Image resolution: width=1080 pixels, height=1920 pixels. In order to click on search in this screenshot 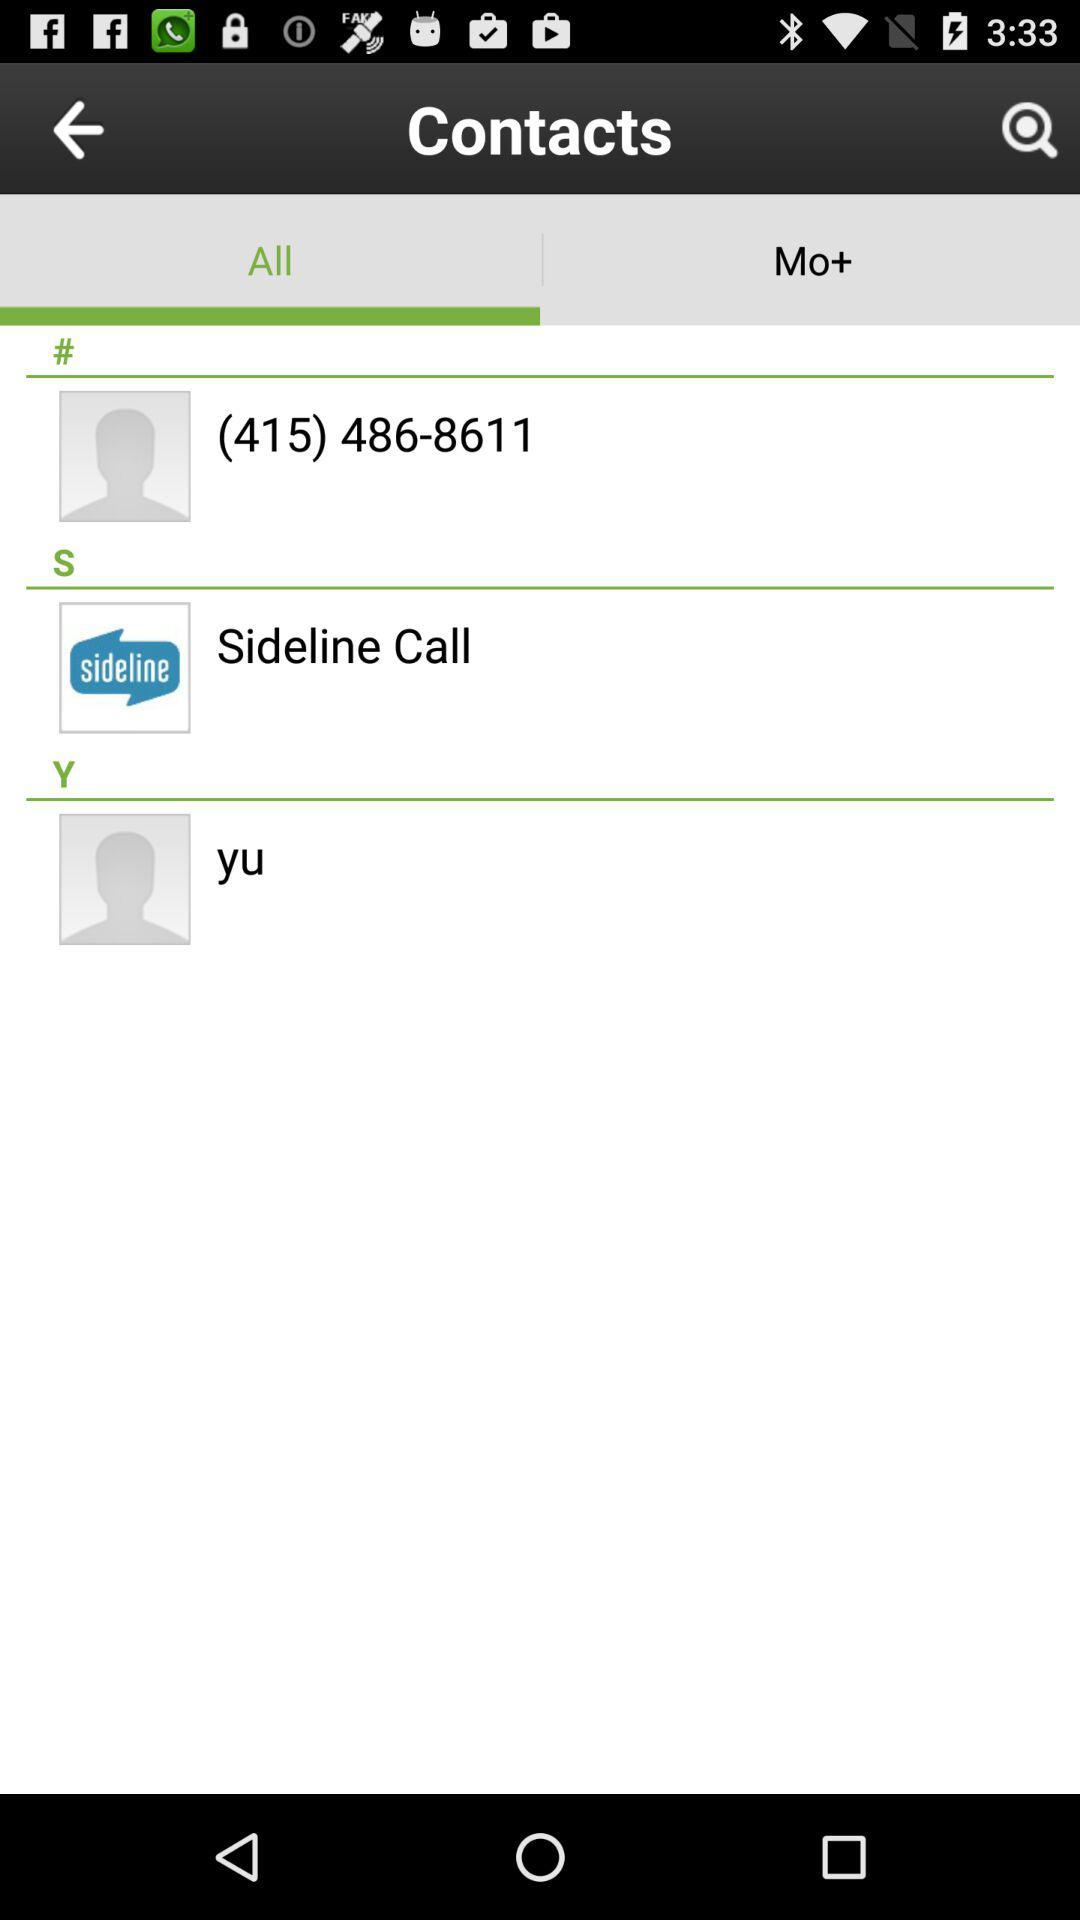, I will do `click(1028, 127)`.